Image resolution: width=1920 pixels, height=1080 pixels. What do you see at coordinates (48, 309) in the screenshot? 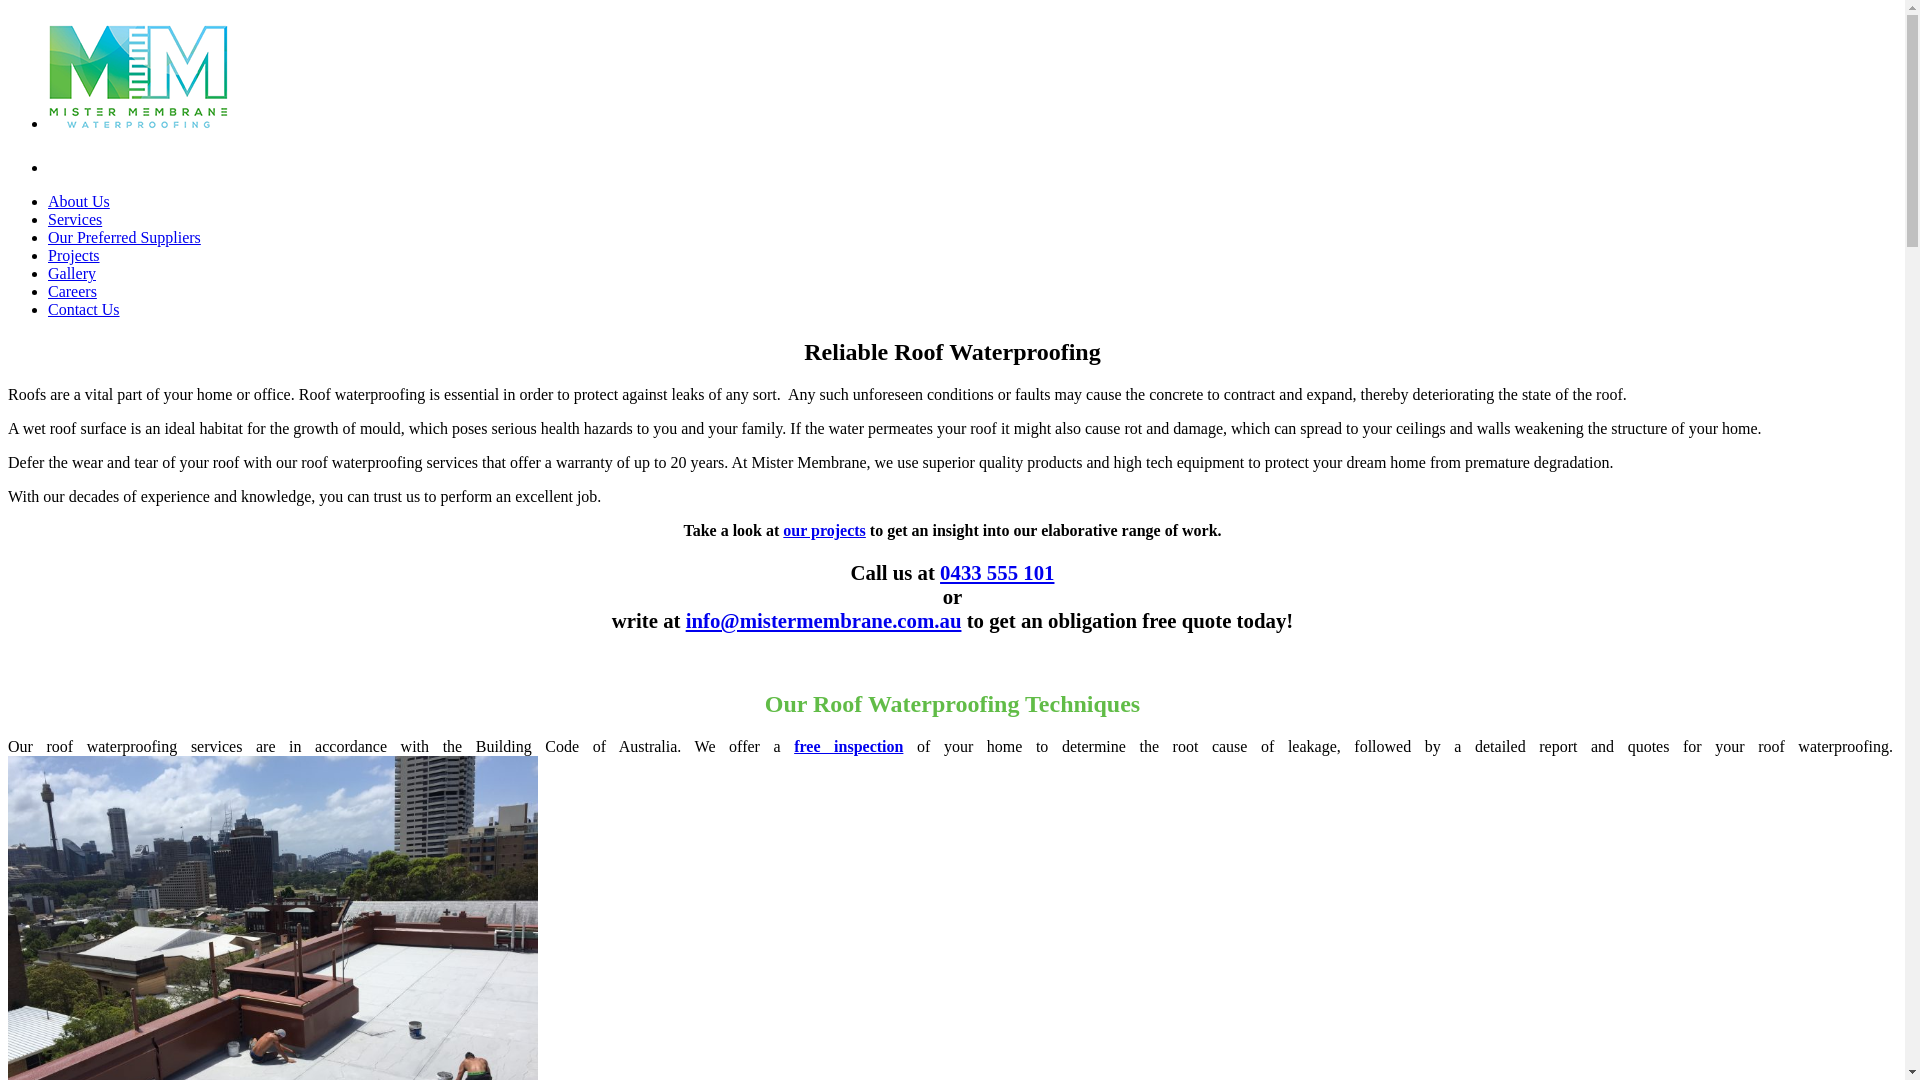
I see `'Contact Us'` at bounding box center [48, 309].